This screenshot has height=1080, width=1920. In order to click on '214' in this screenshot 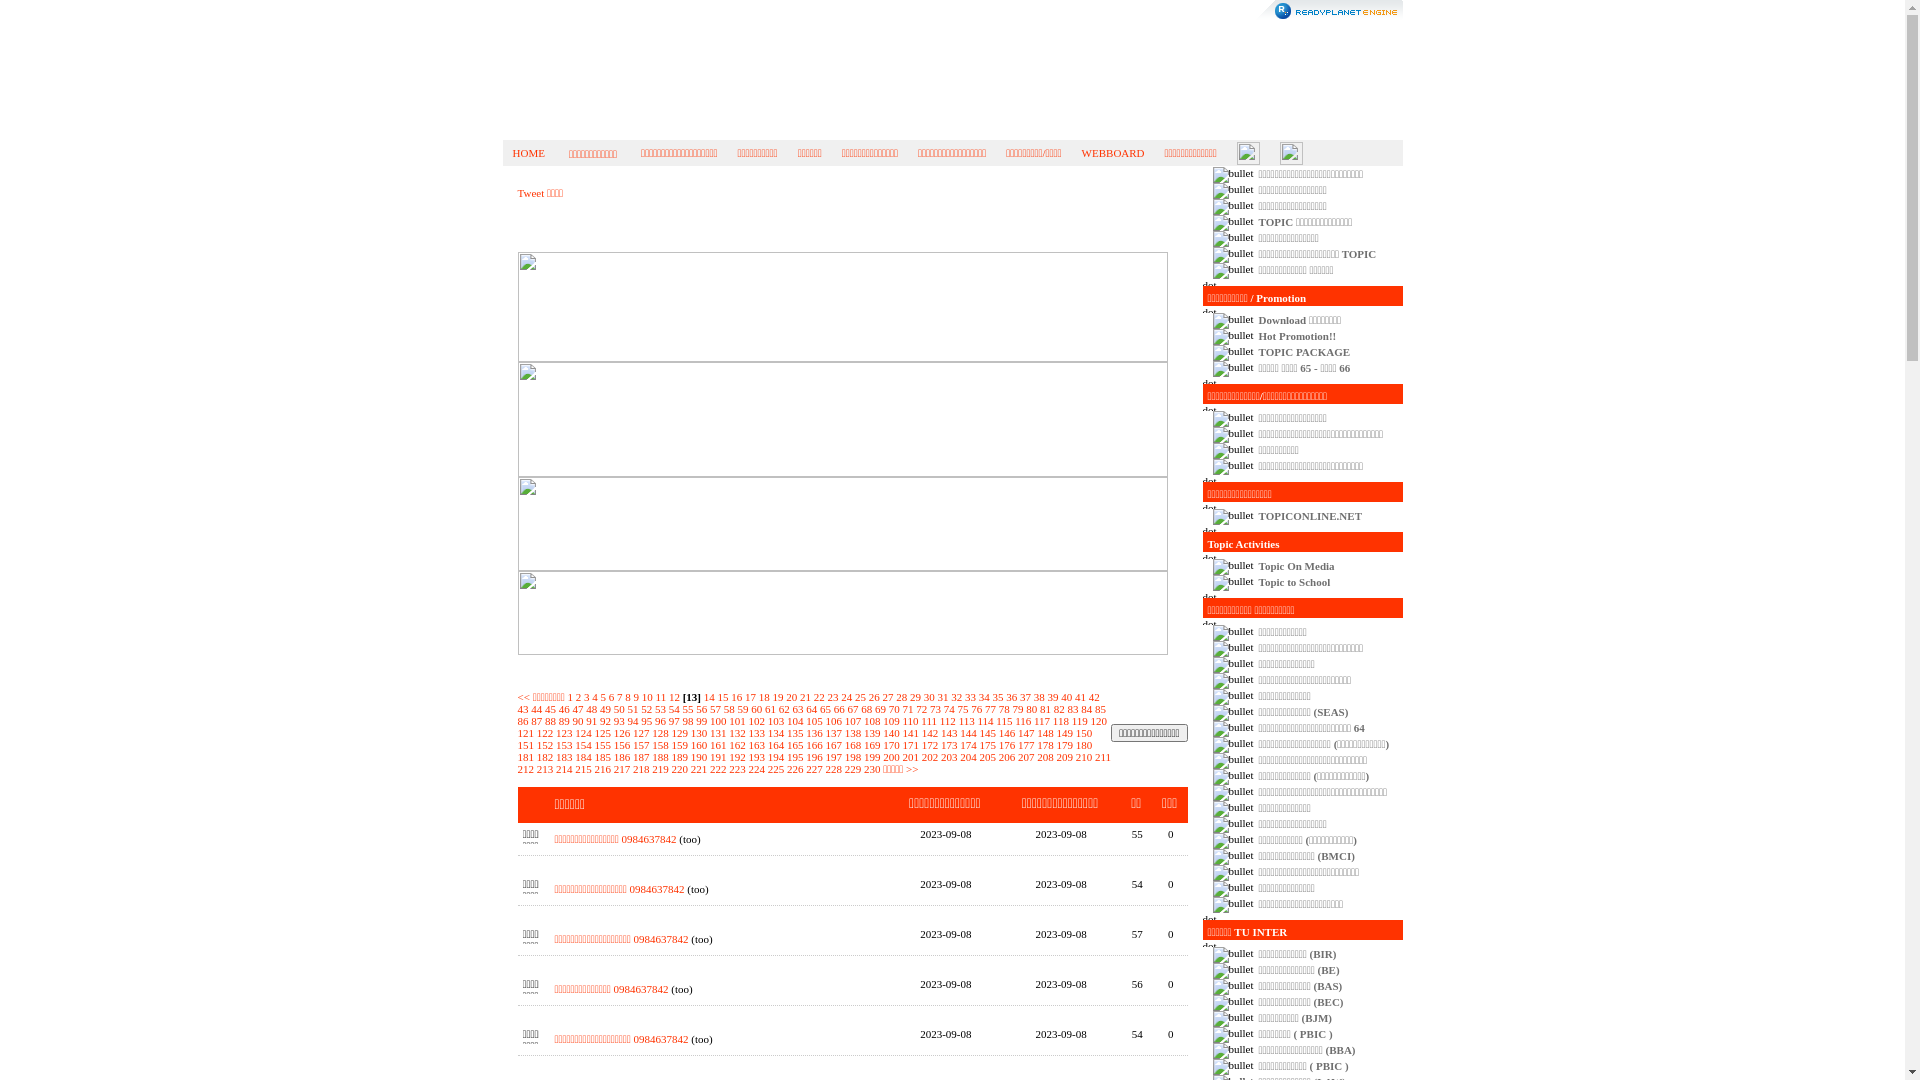, I will do `click(563, 767)`.